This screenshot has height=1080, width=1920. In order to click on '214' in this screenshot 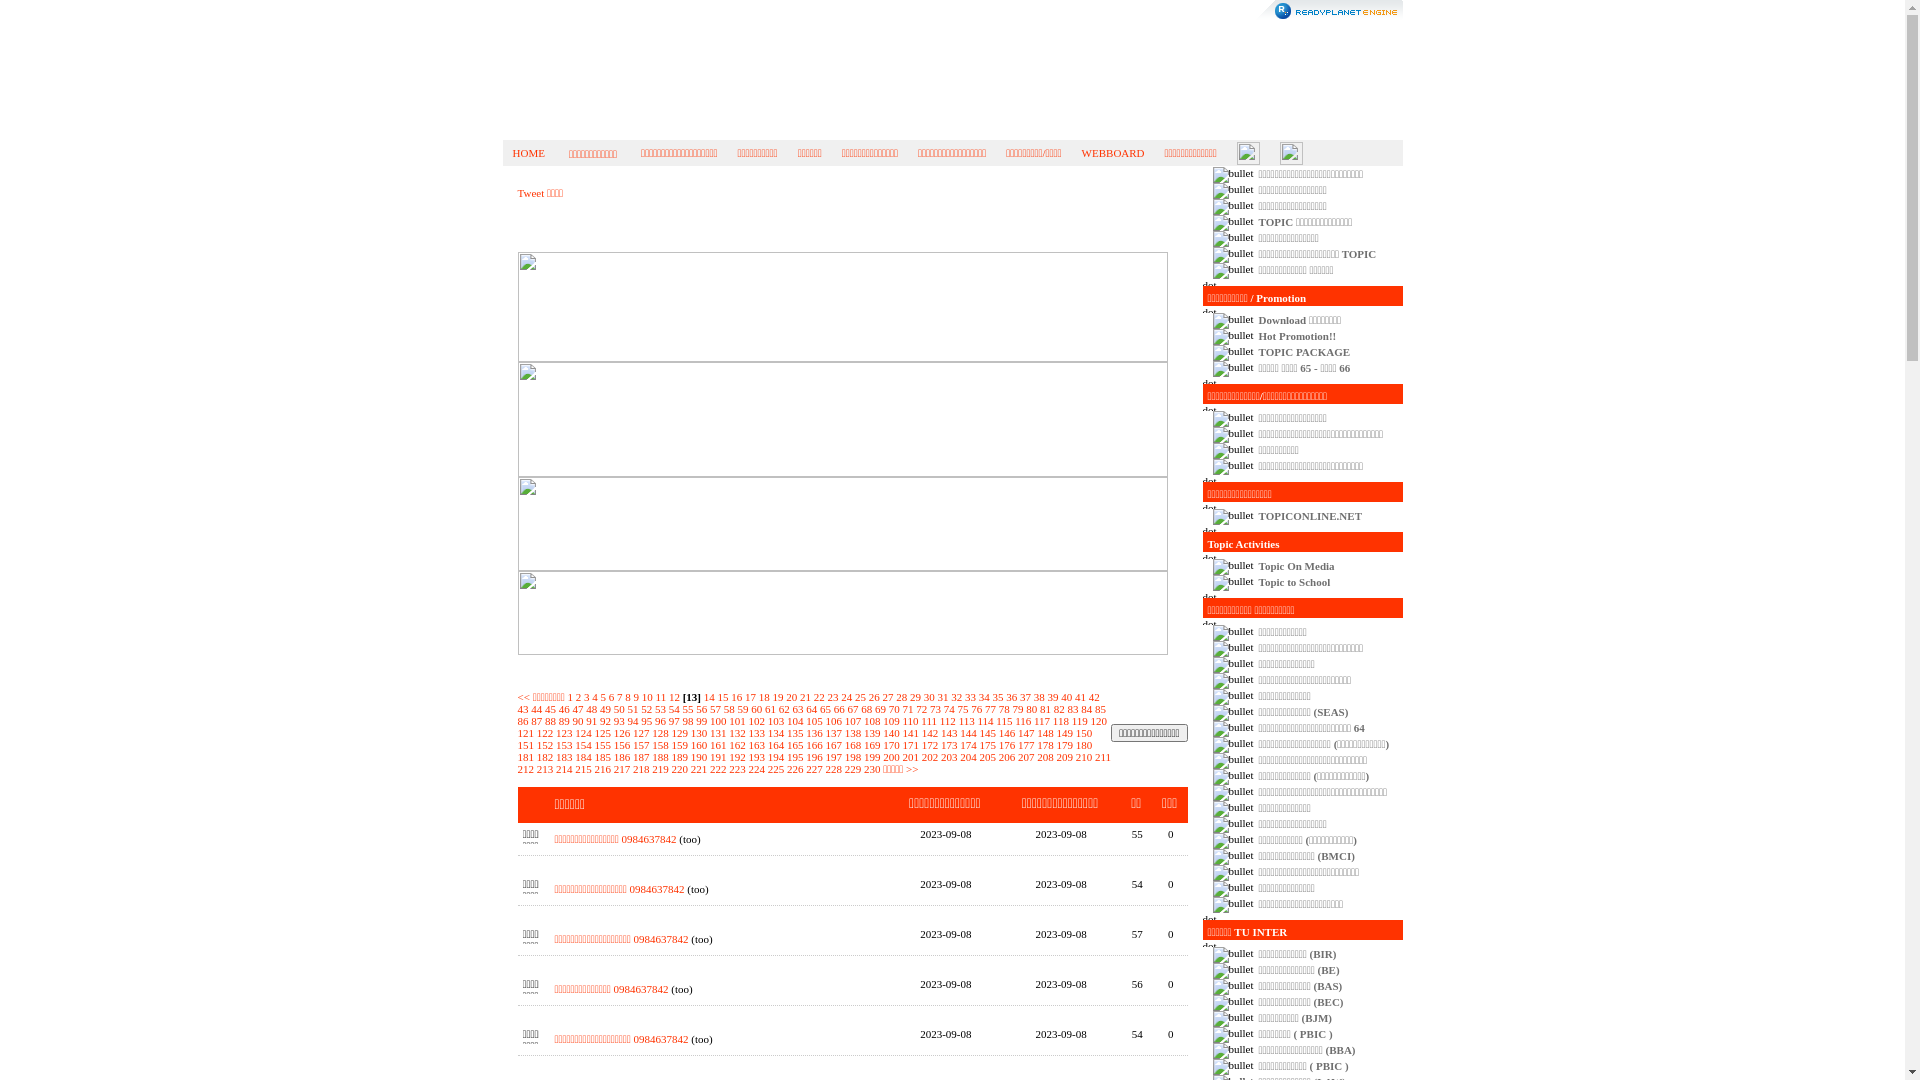, I will do `click(563, 767)`.